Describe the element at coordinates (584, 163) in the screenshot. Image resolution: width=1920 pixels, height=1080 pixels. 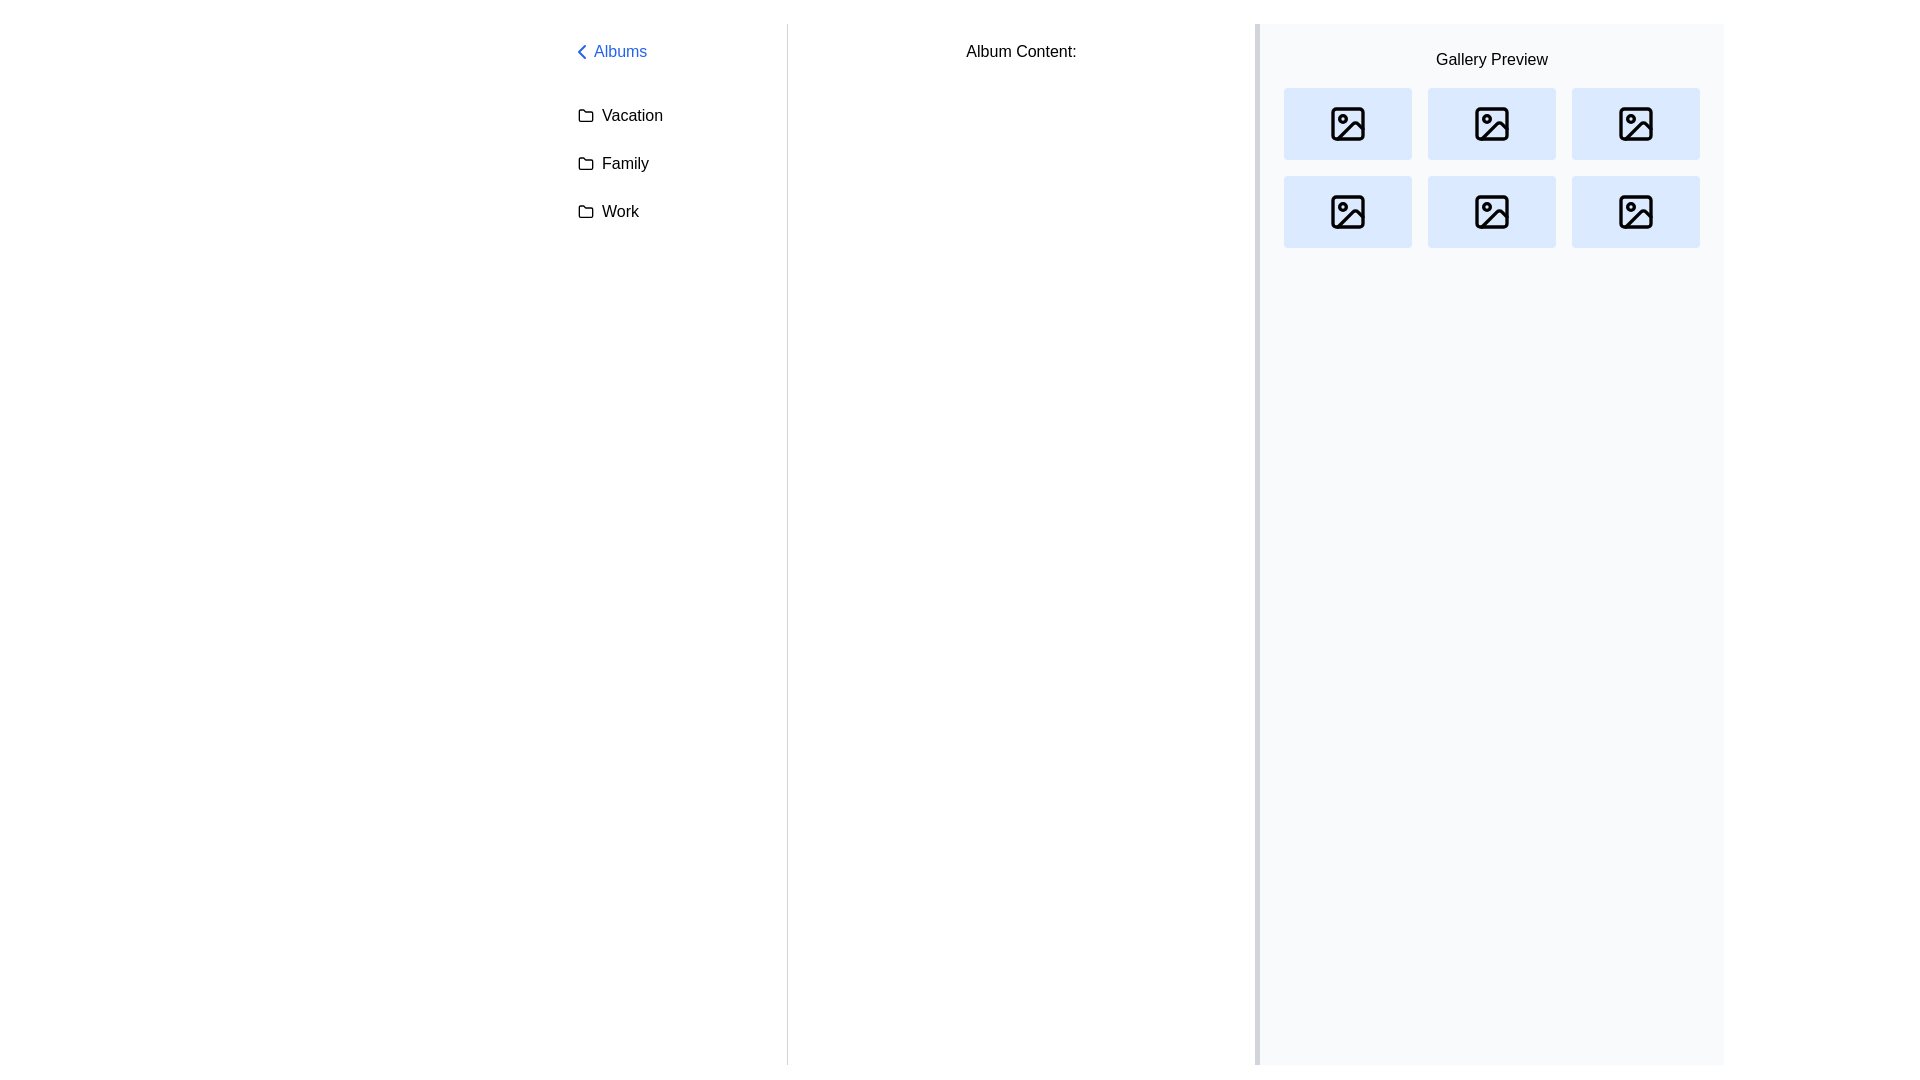
I see `the folder icon located to the left of the text labeled 'Family'` at that location.